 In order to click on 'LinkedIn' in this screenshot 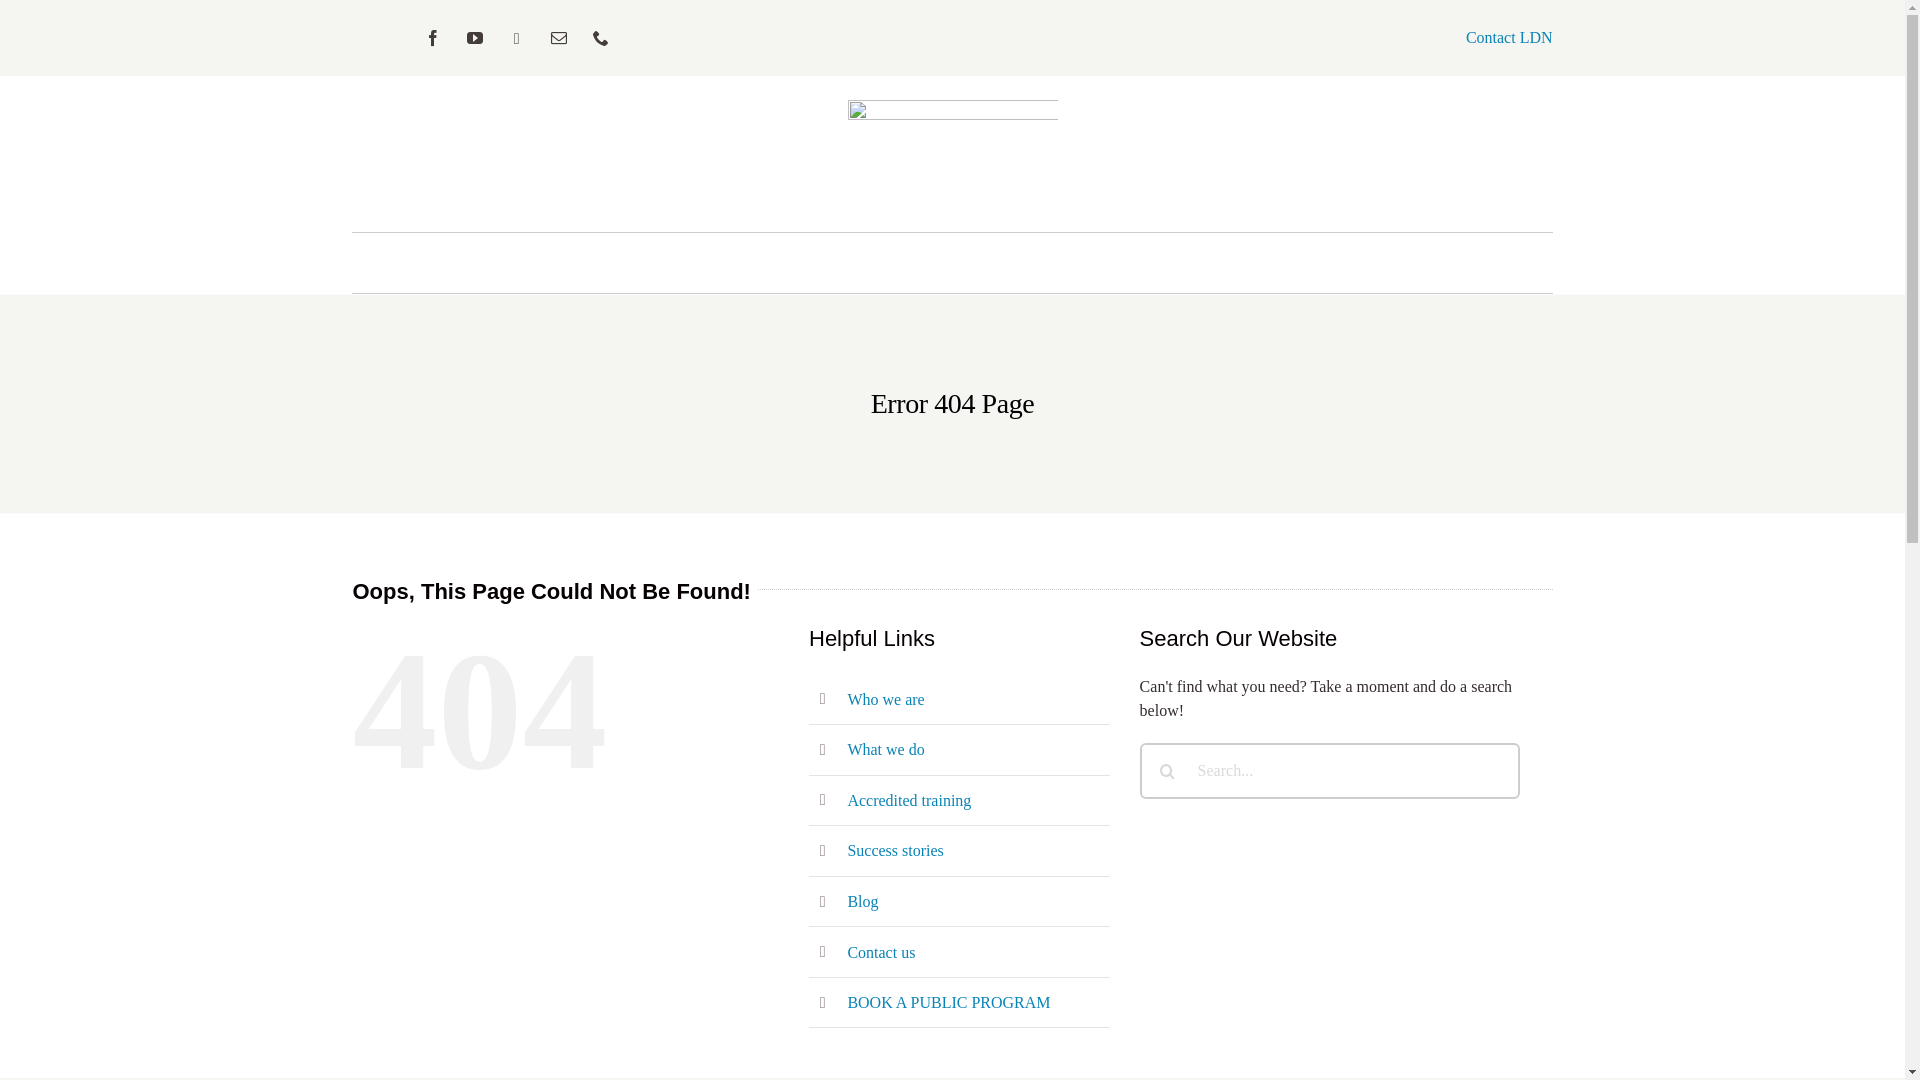, I will do `click(517, 38)`.